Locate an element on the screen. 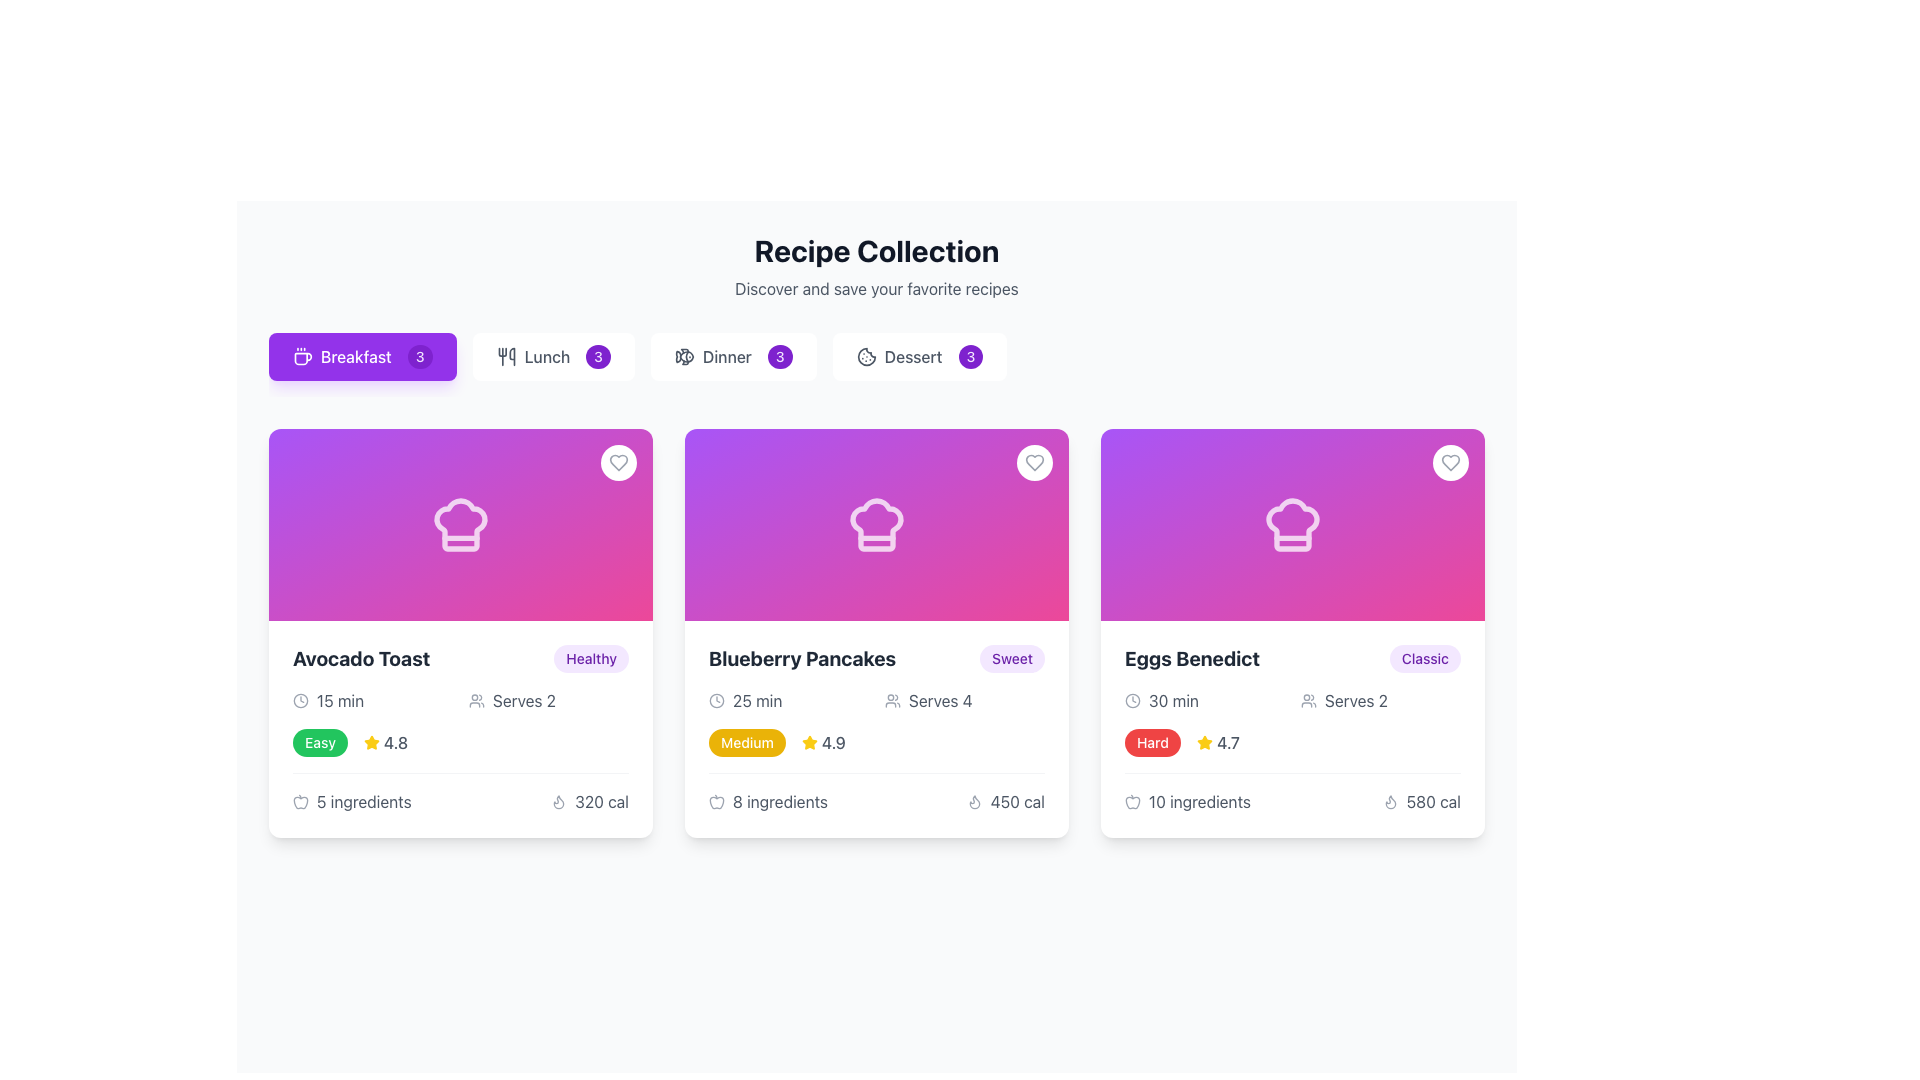 The height and width of the screenshot is (1080, 1920). the chef's hat icon located in the 'Blueberry Pancakes' card, which is the second card in the collection of three cards is located at coordinates (877, 523).